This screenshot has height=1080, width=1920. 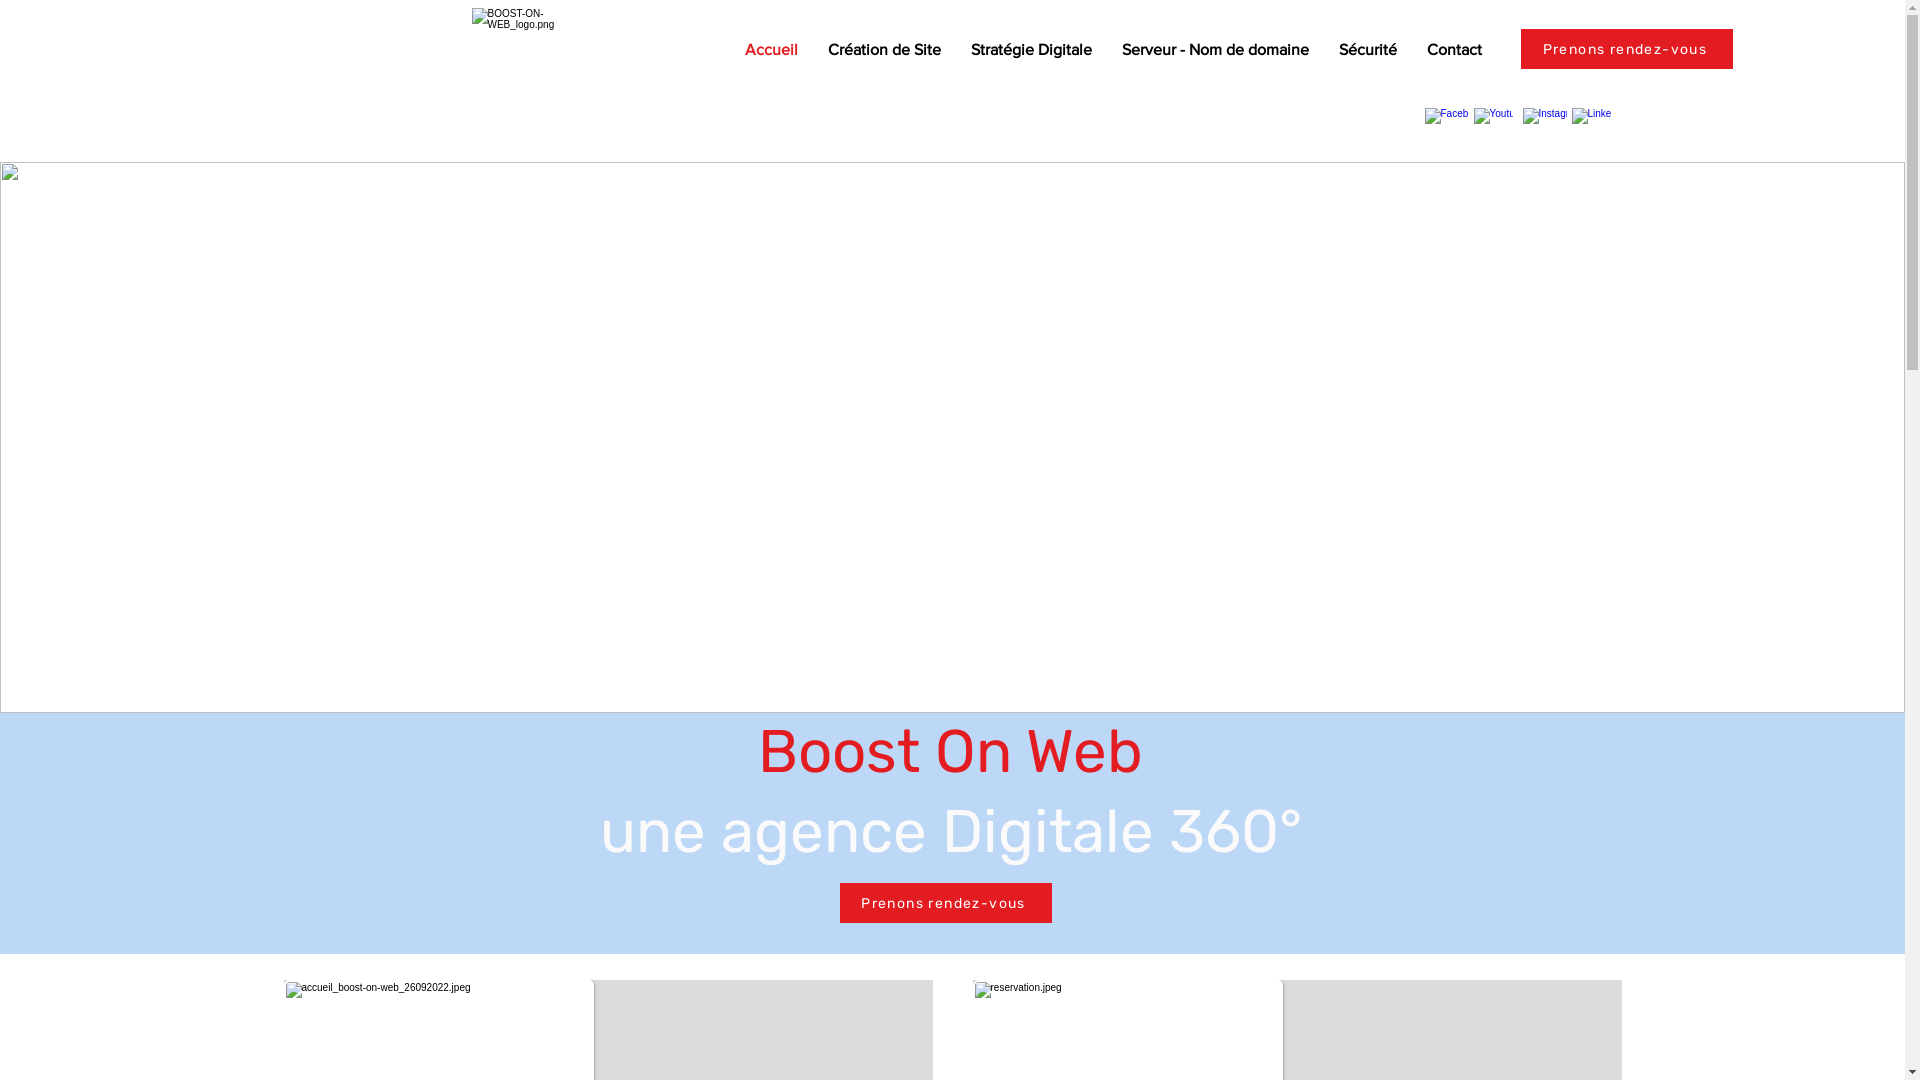 What do you see at coordinates (944, 902) in the screenshot?
I see `'Prenons rendez-vous'` at bounding box center [944, 902].